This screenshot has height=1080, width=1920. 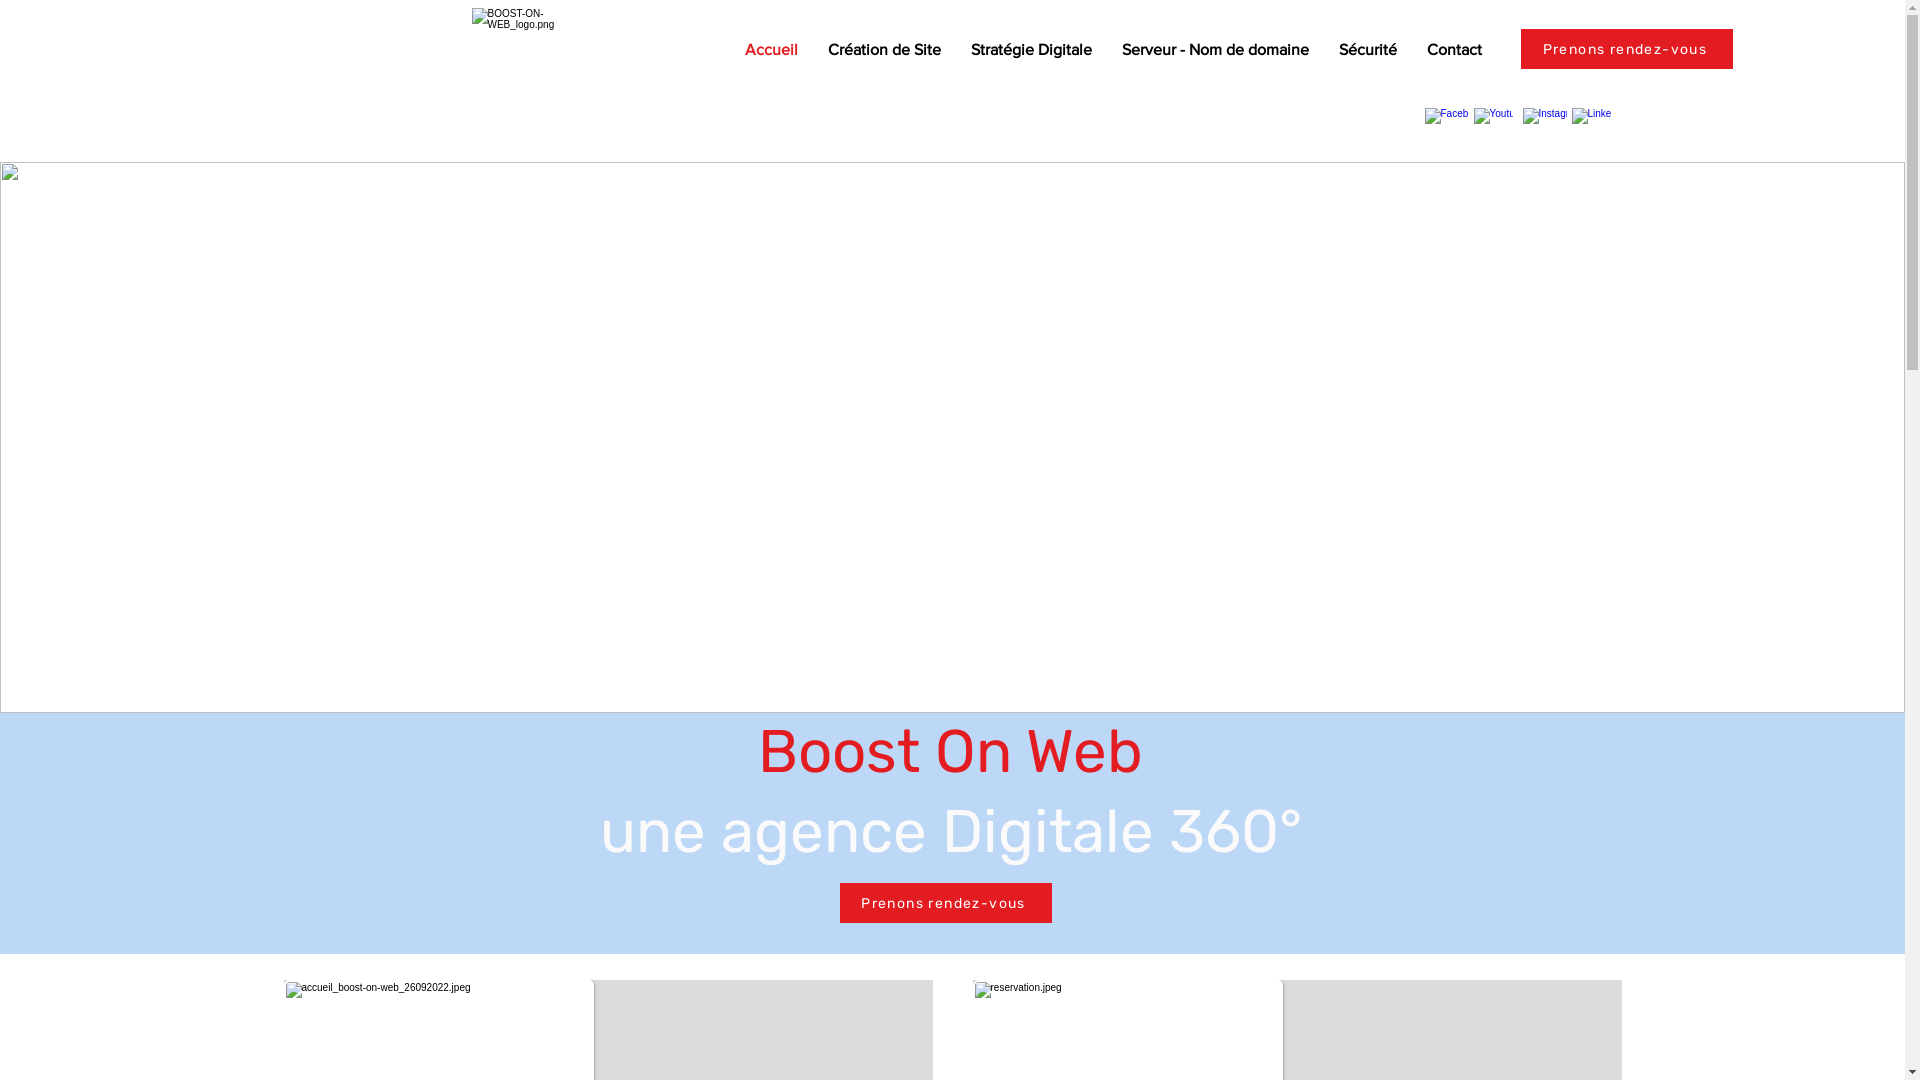 What do you see at coordinates (944, 902) in the screenshot?
I see `'Prenons rendez-vous'` at bounding box center [944, 902].